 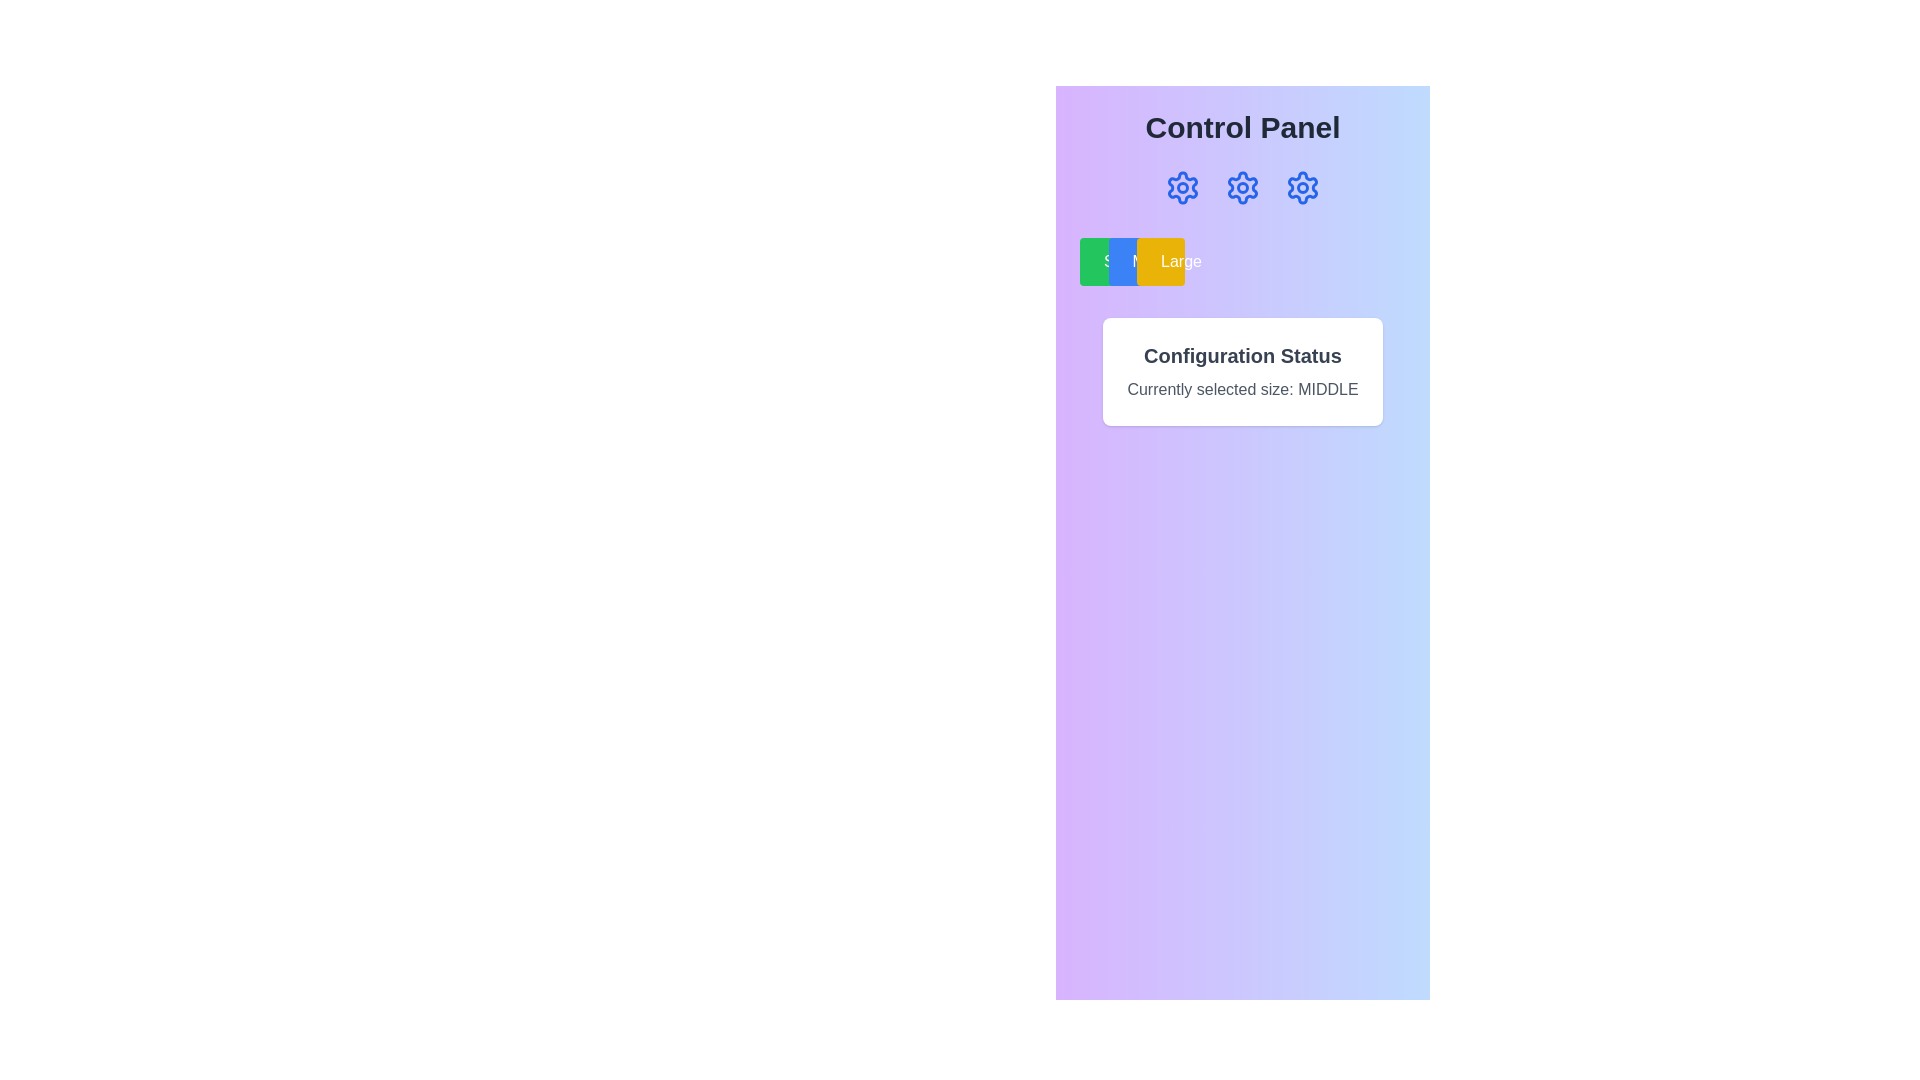 I want to click on the third gear icon in the 'Control Panel' section, so click(x=1302, y=188).